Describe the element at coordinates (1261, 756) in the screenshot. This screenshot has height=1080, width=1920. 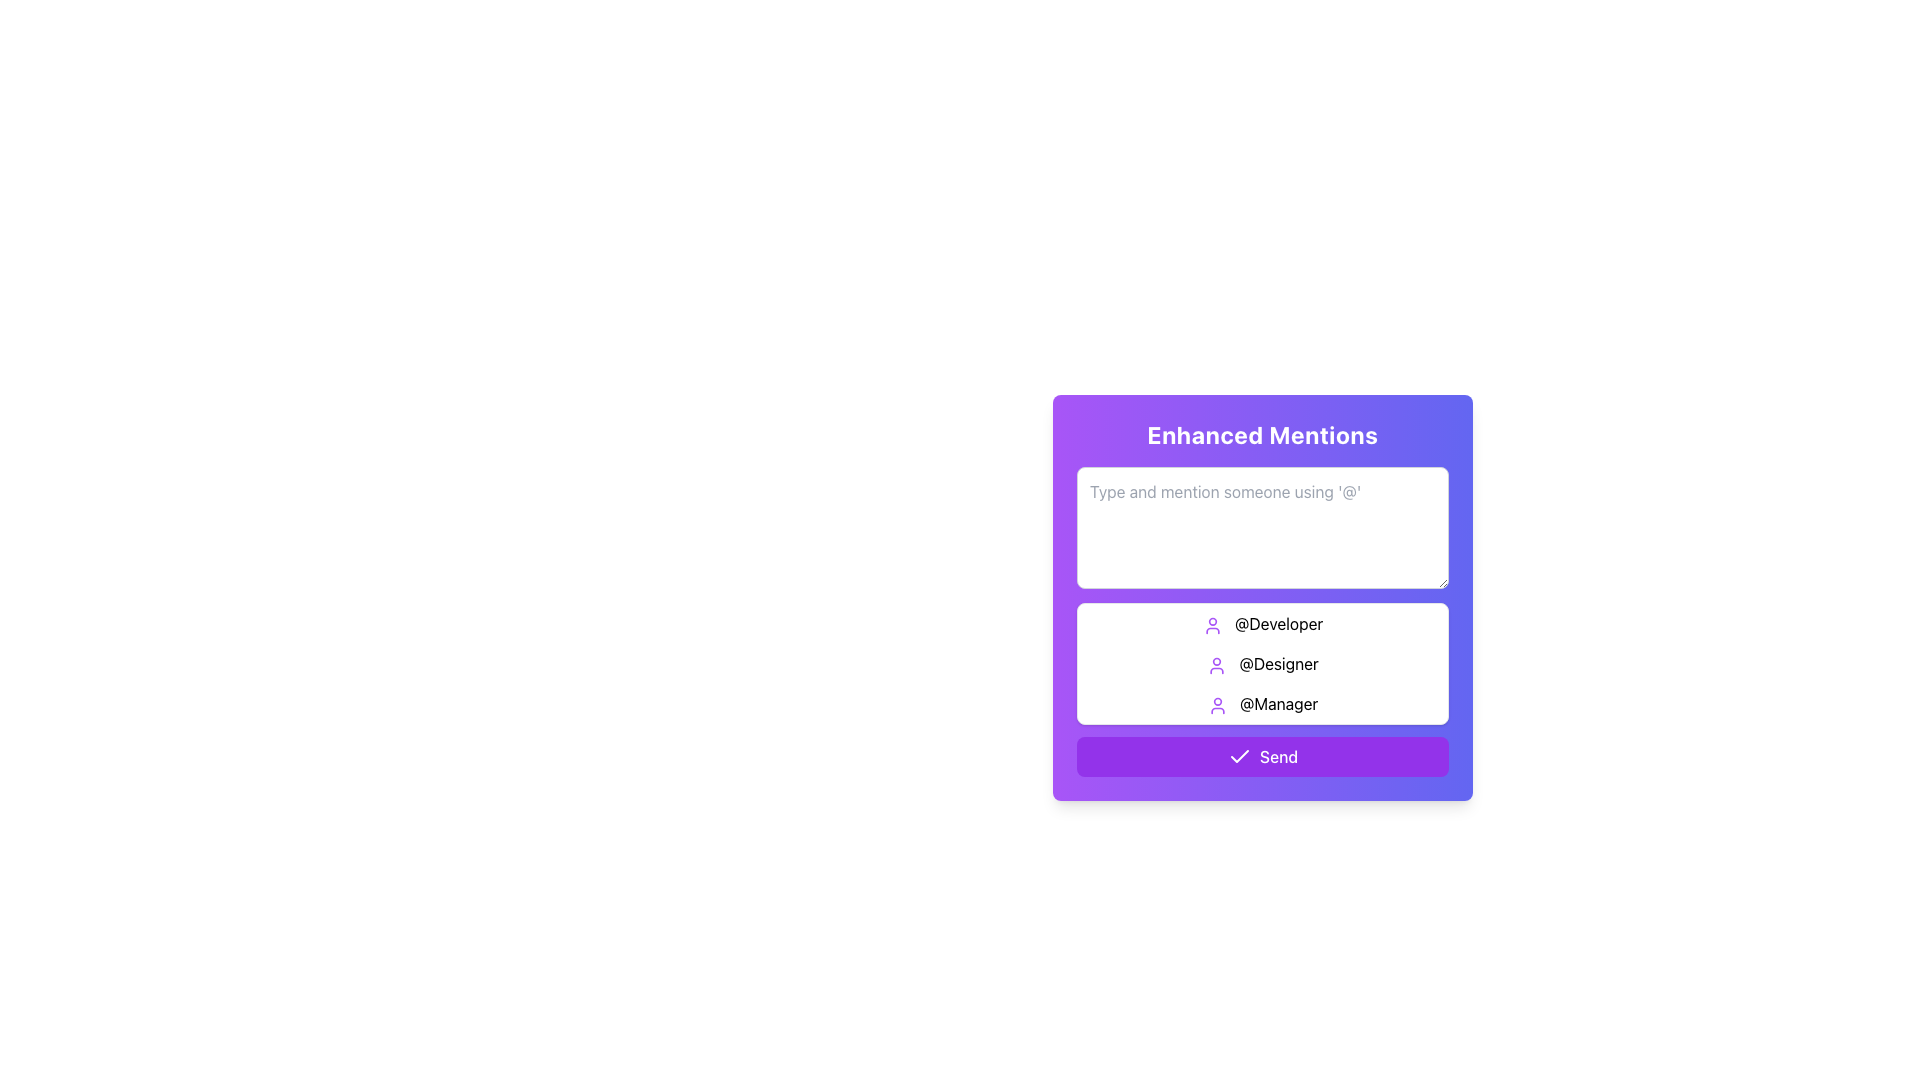
I see `the submission button located at the bottom of the card, beneath the '@Manager' mention` at that location.